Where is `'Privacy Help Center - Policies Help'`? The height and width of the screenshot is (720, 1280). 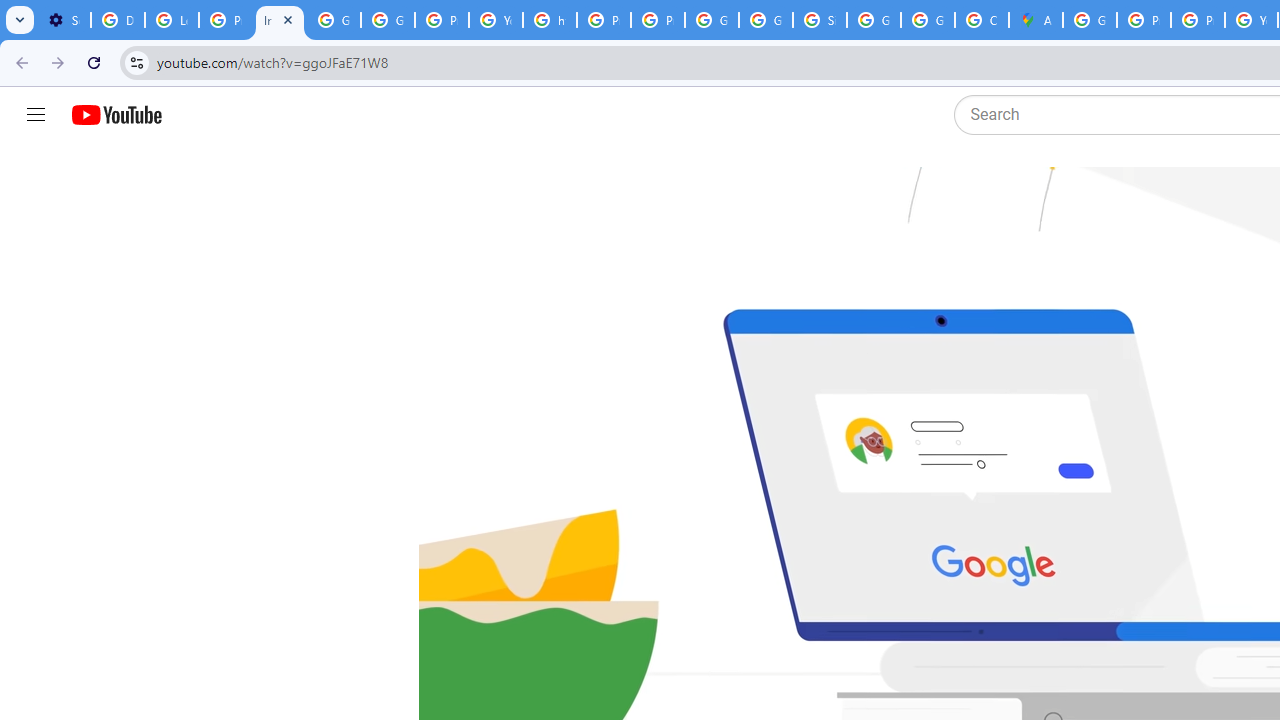
'Privacy Help Center - Policies Help' is located at coordinates (1144, 20).